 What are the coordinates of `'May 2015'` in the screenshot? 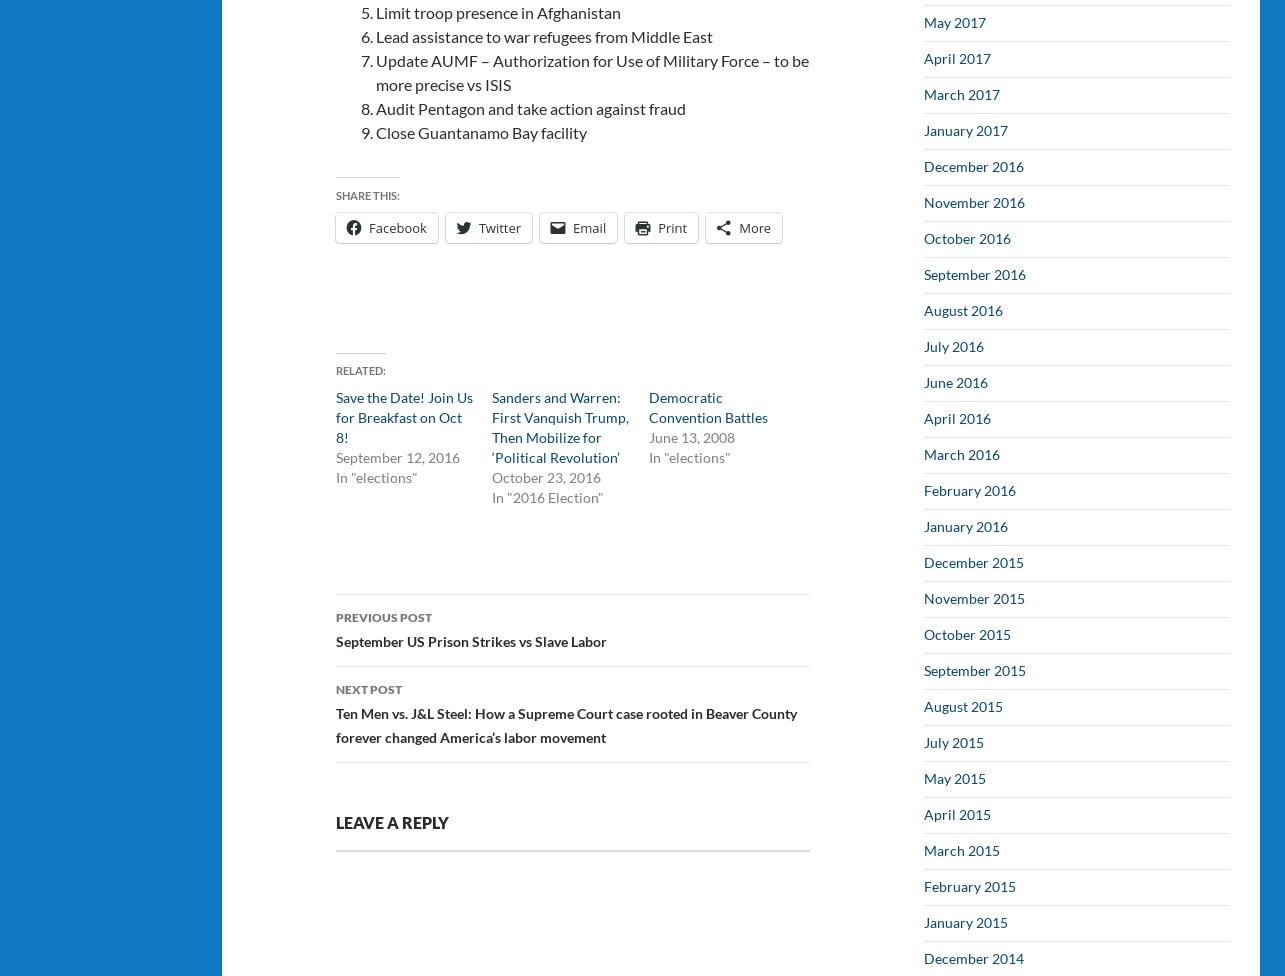 It's located at (924, 778).